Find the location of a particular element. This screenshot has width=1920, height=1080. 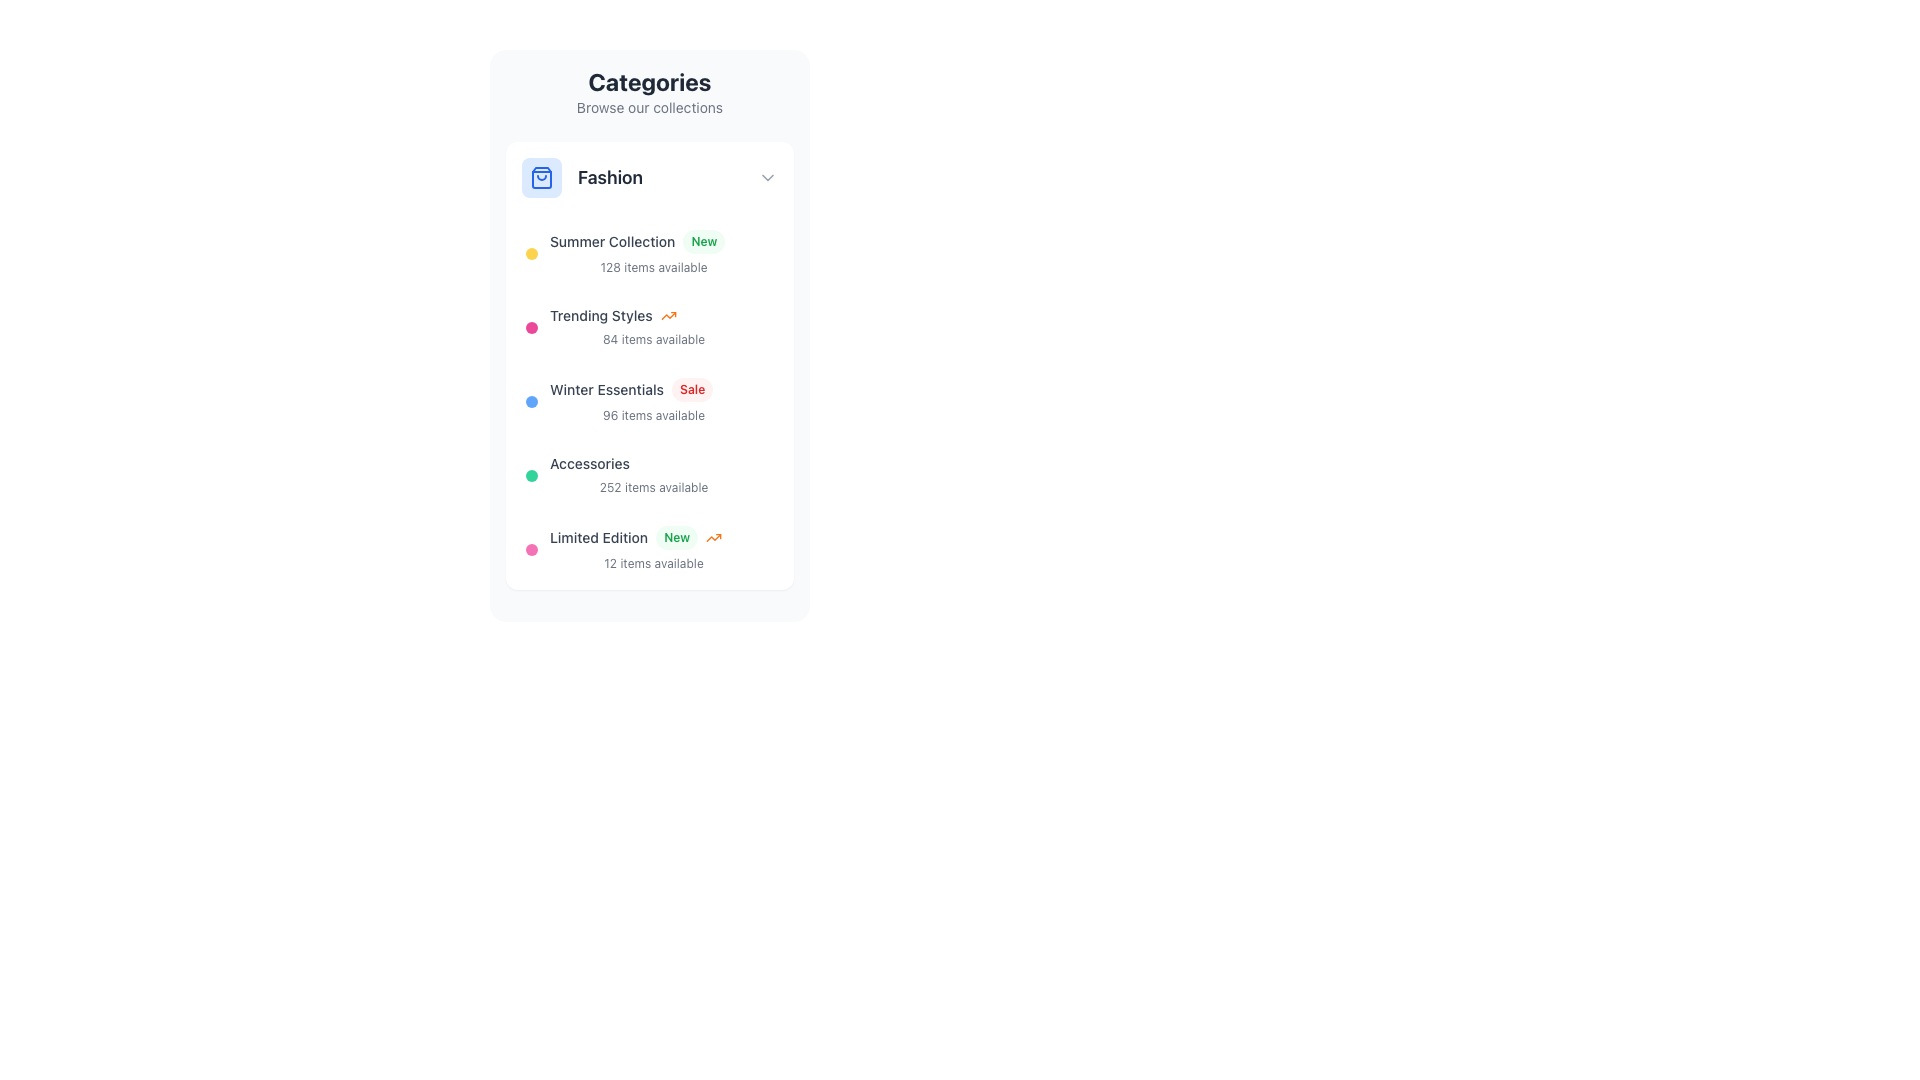

the bold, large-font text label with the content 'Categories' that is styled in dark gray and is prominently positioned at the top of the section is located at coordinates (649, 80).